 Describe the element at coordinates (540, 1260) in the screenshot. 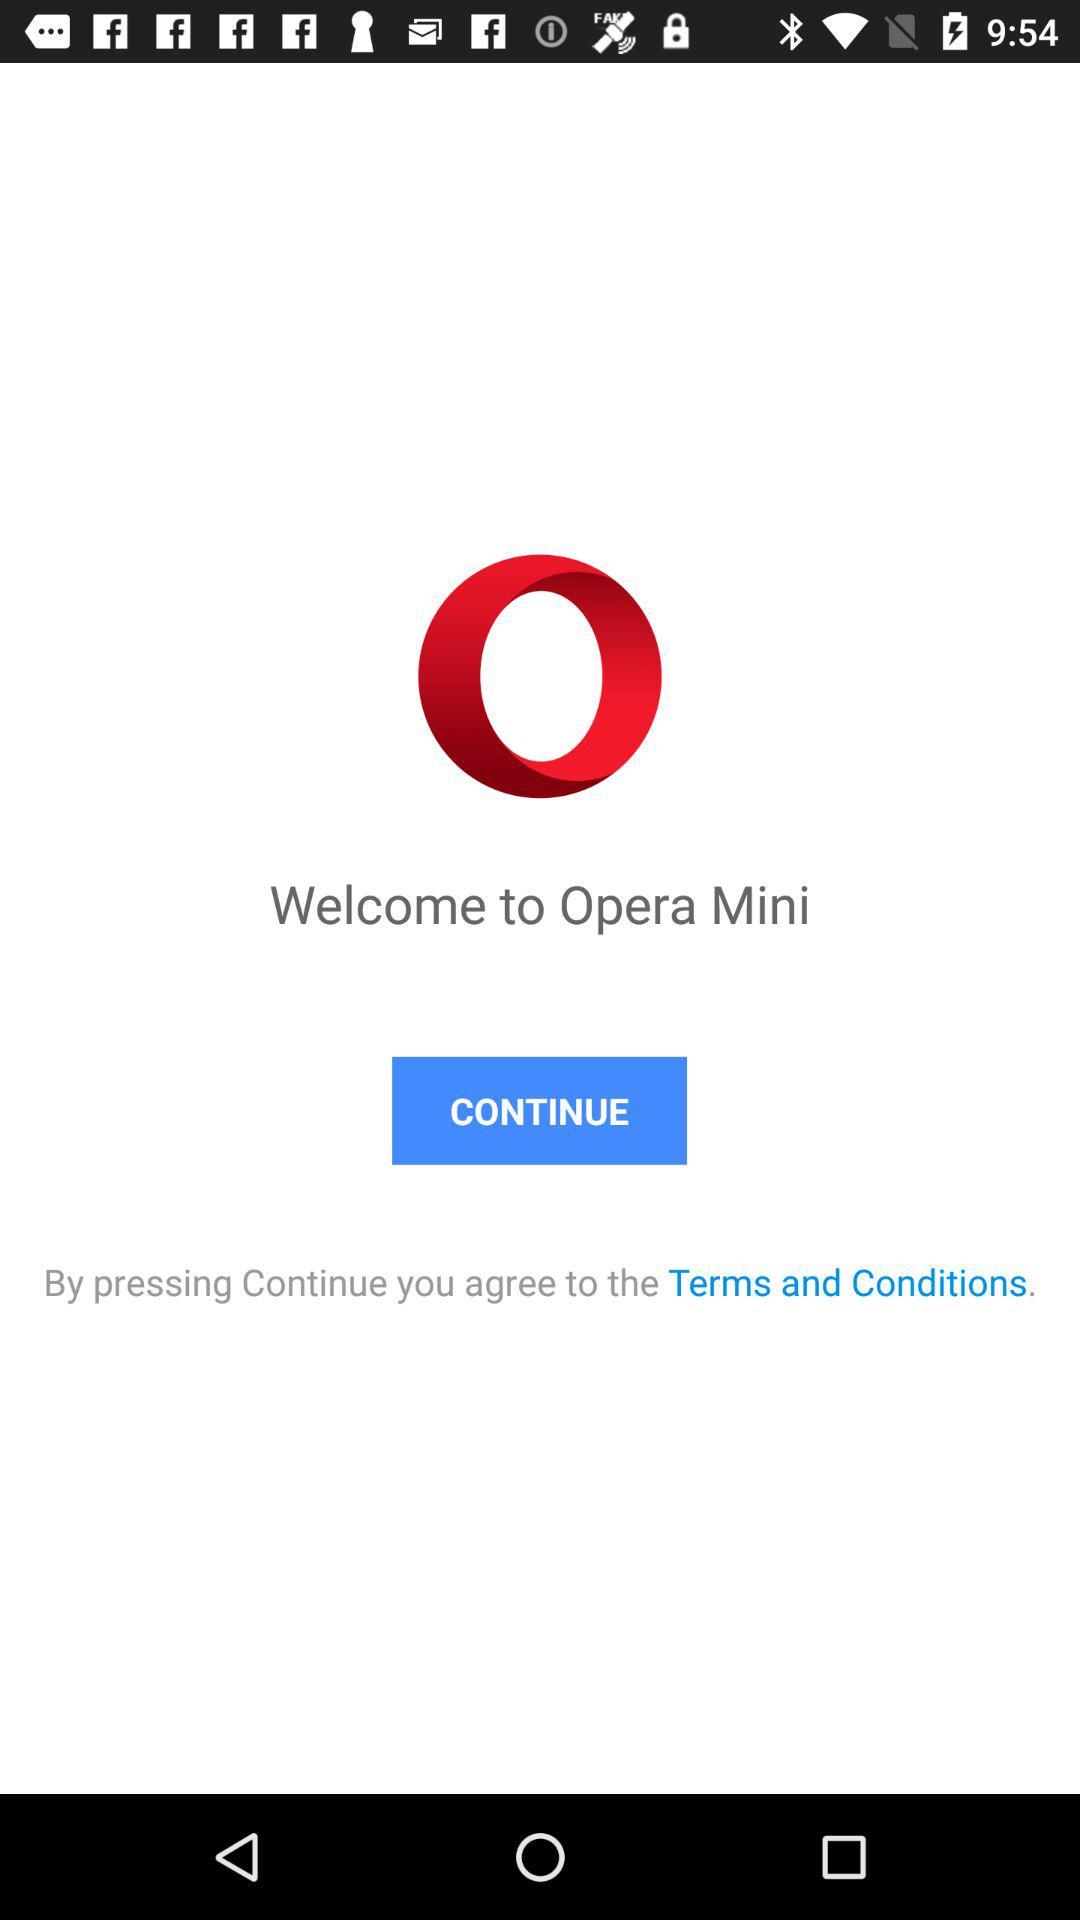

I see `the icon below the continue icon` at that location.